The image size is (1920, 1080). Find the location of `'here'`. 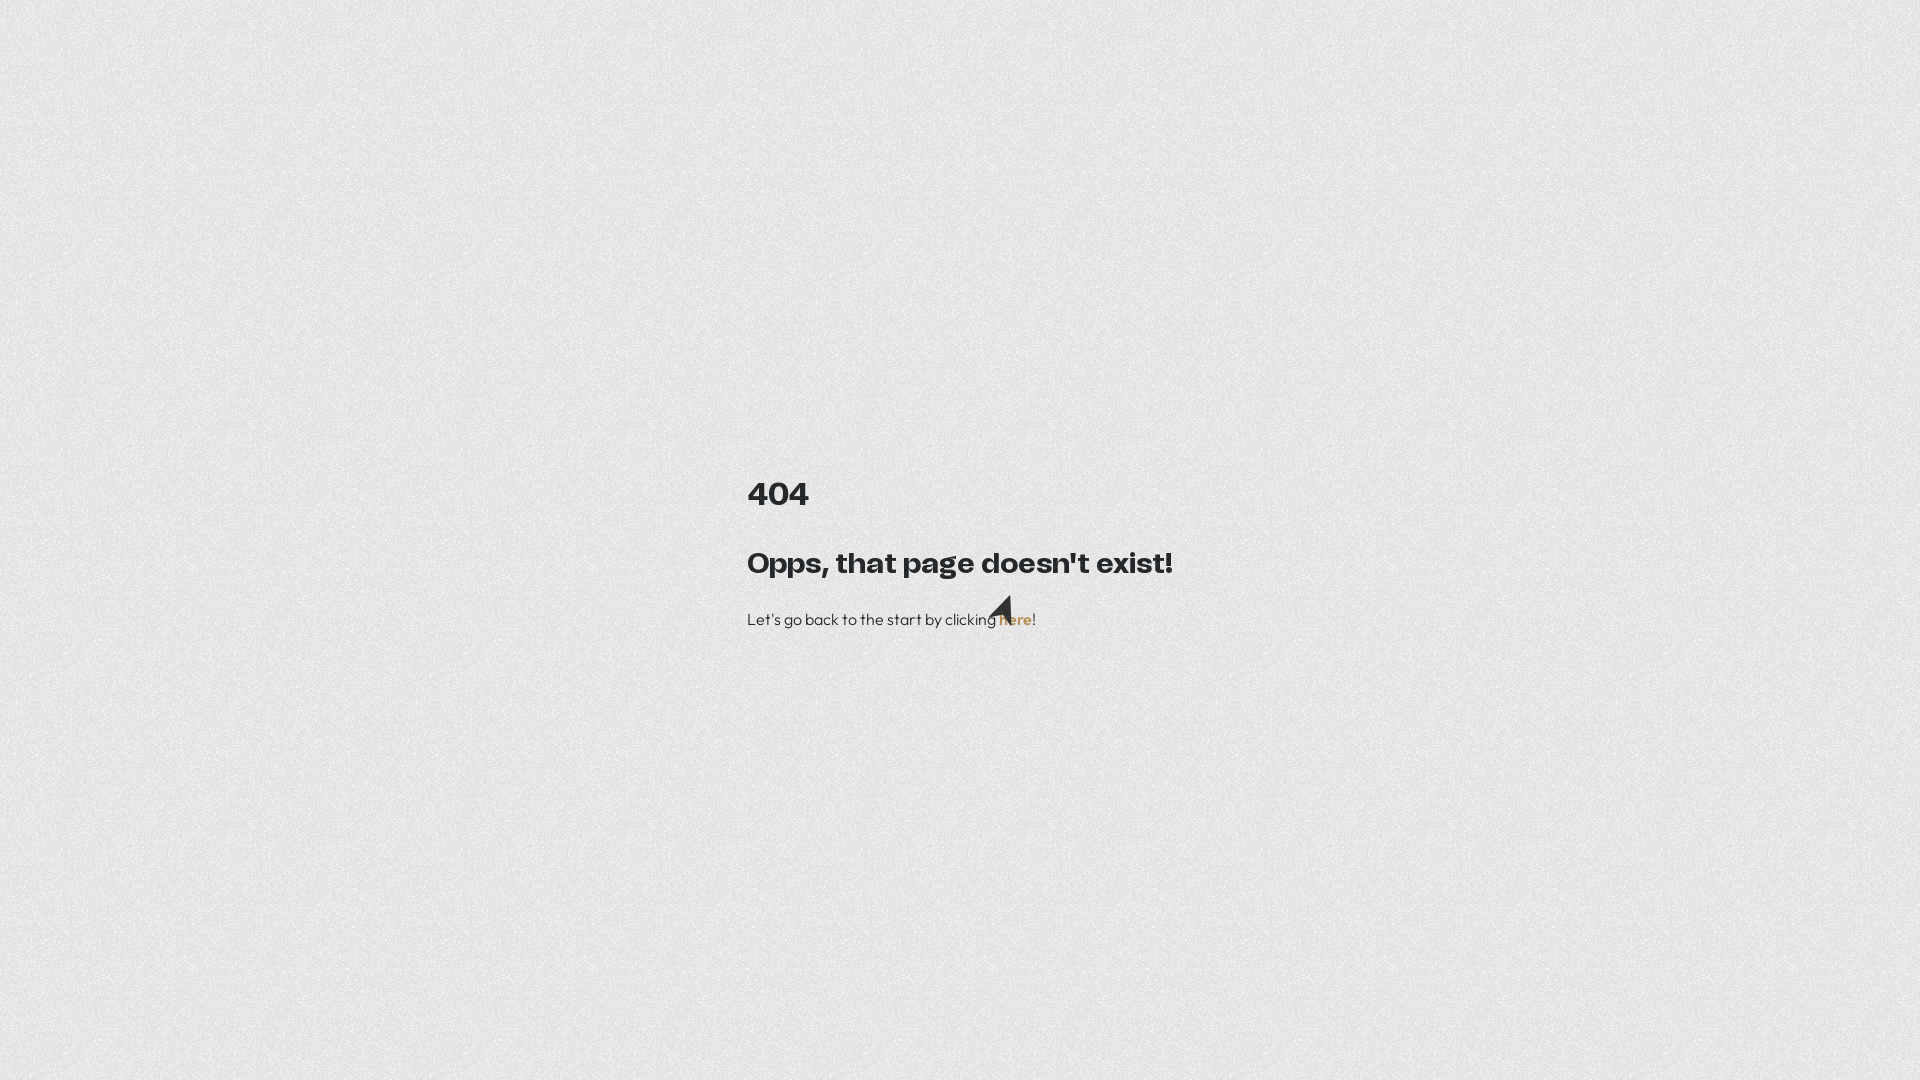

'here' is located at coordinates (998, 617).